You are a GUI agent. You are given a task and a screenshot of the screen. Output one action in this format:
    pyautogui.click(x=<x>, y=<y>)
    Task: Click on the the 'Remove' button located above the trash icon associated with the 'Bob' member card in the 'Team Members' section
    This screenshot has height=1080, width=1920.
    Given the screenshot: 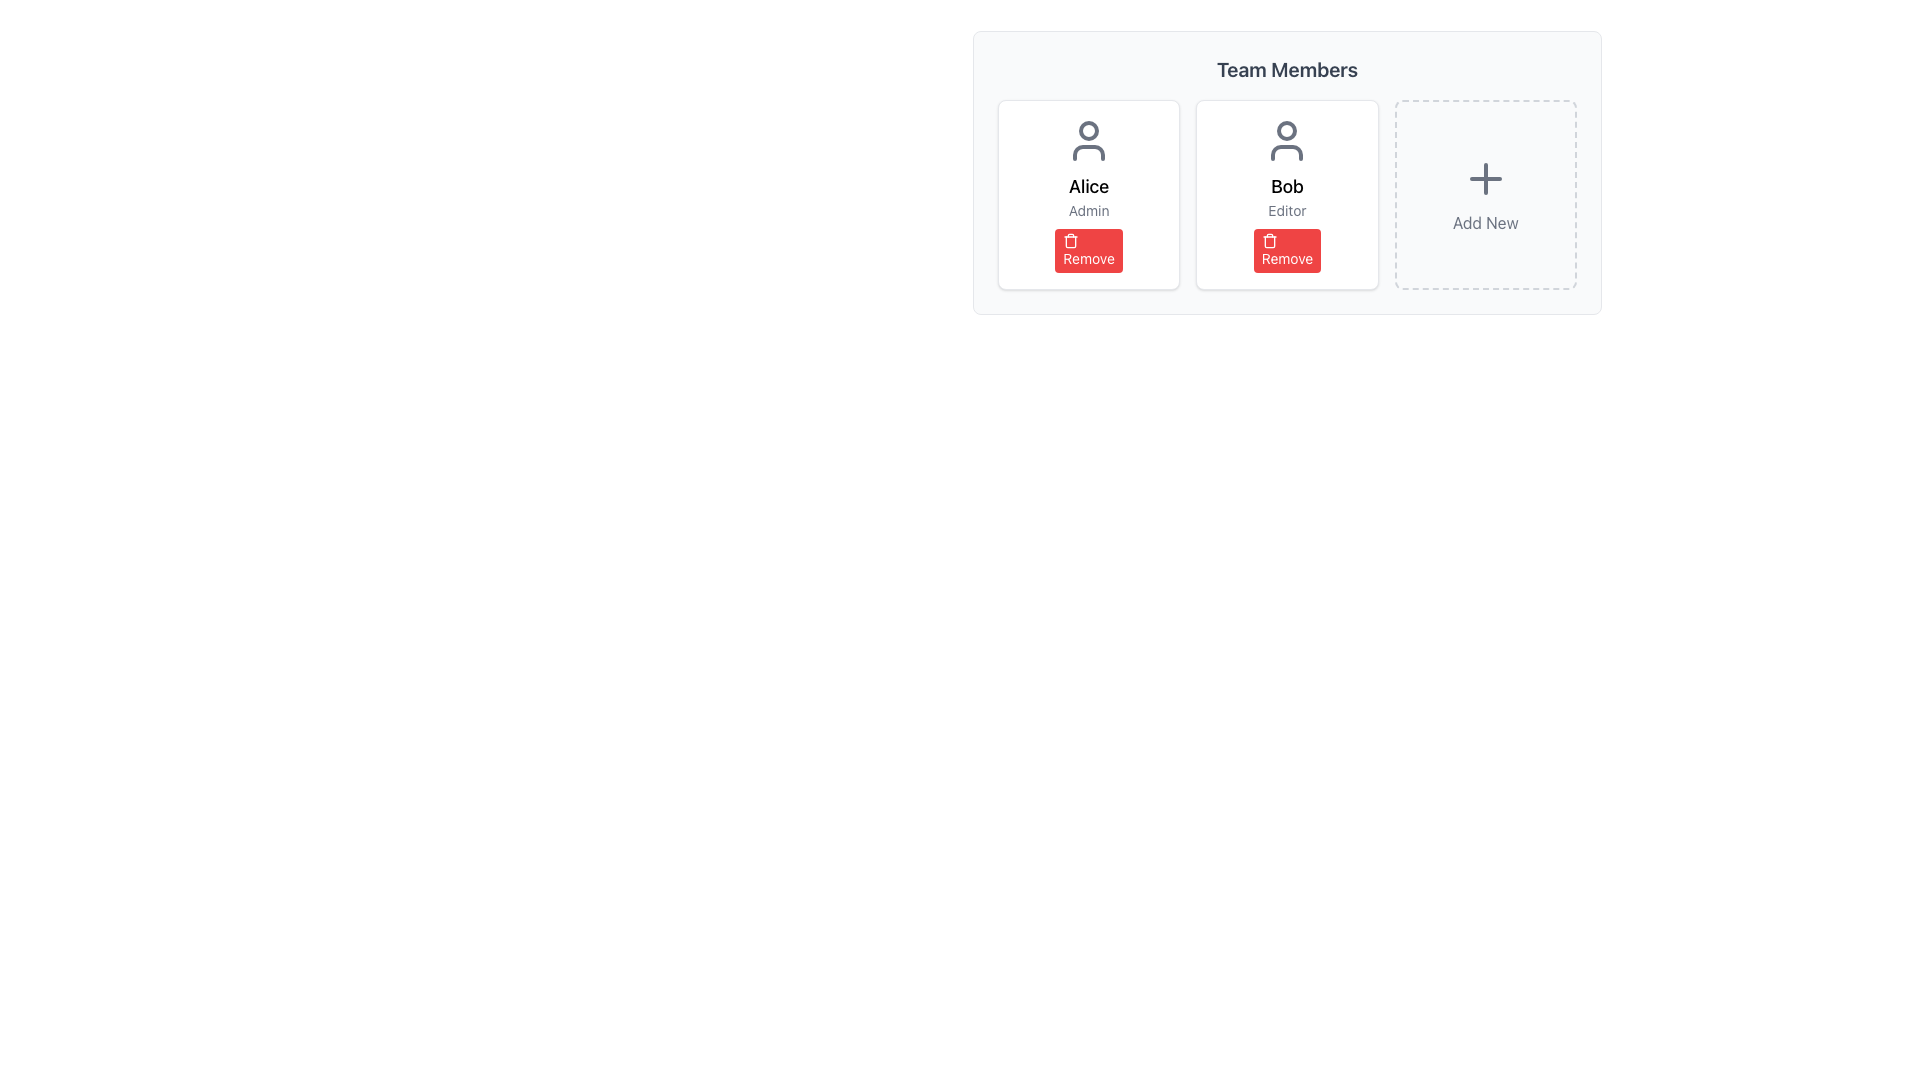 What is the action you would take?
    pyautogui.click(x=1268, y=241)
    